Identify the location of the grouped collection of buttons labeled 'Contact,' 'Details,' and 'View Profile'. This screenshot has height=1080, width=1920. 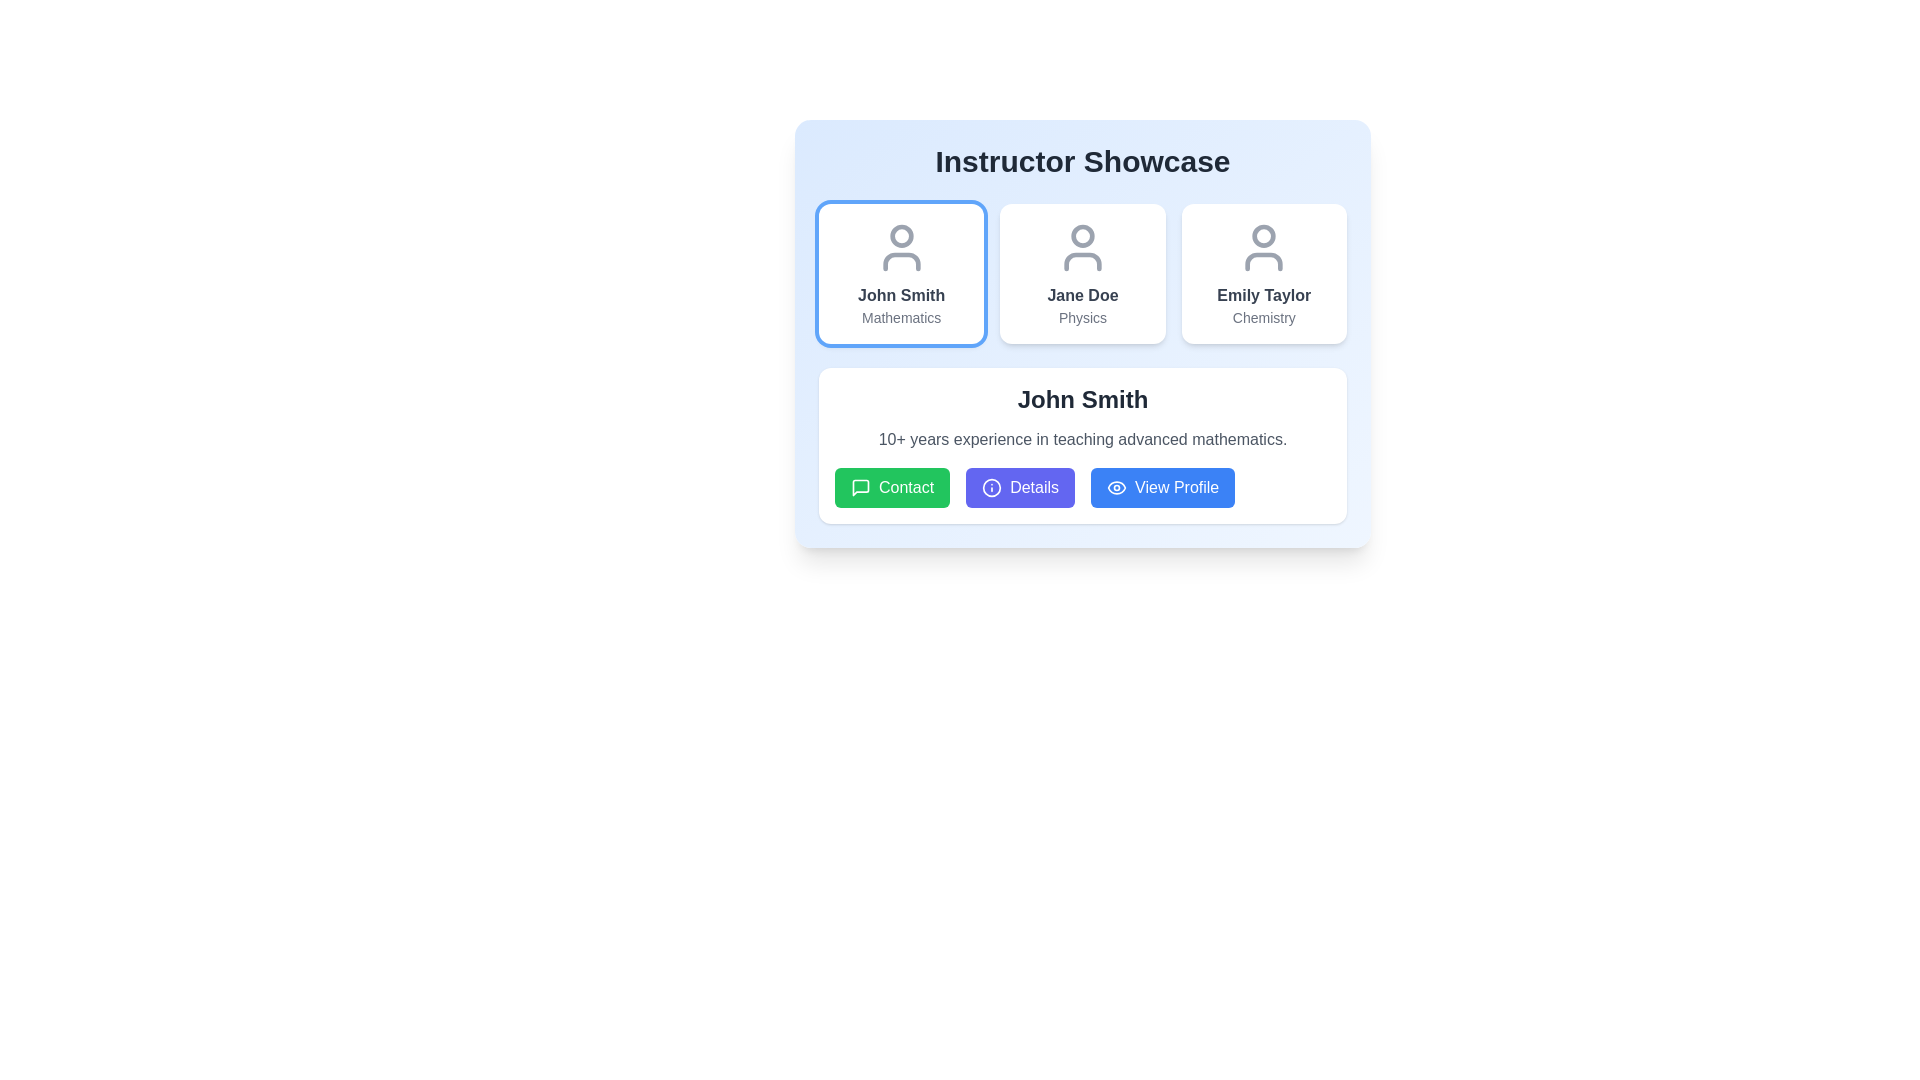
(1082, 488).